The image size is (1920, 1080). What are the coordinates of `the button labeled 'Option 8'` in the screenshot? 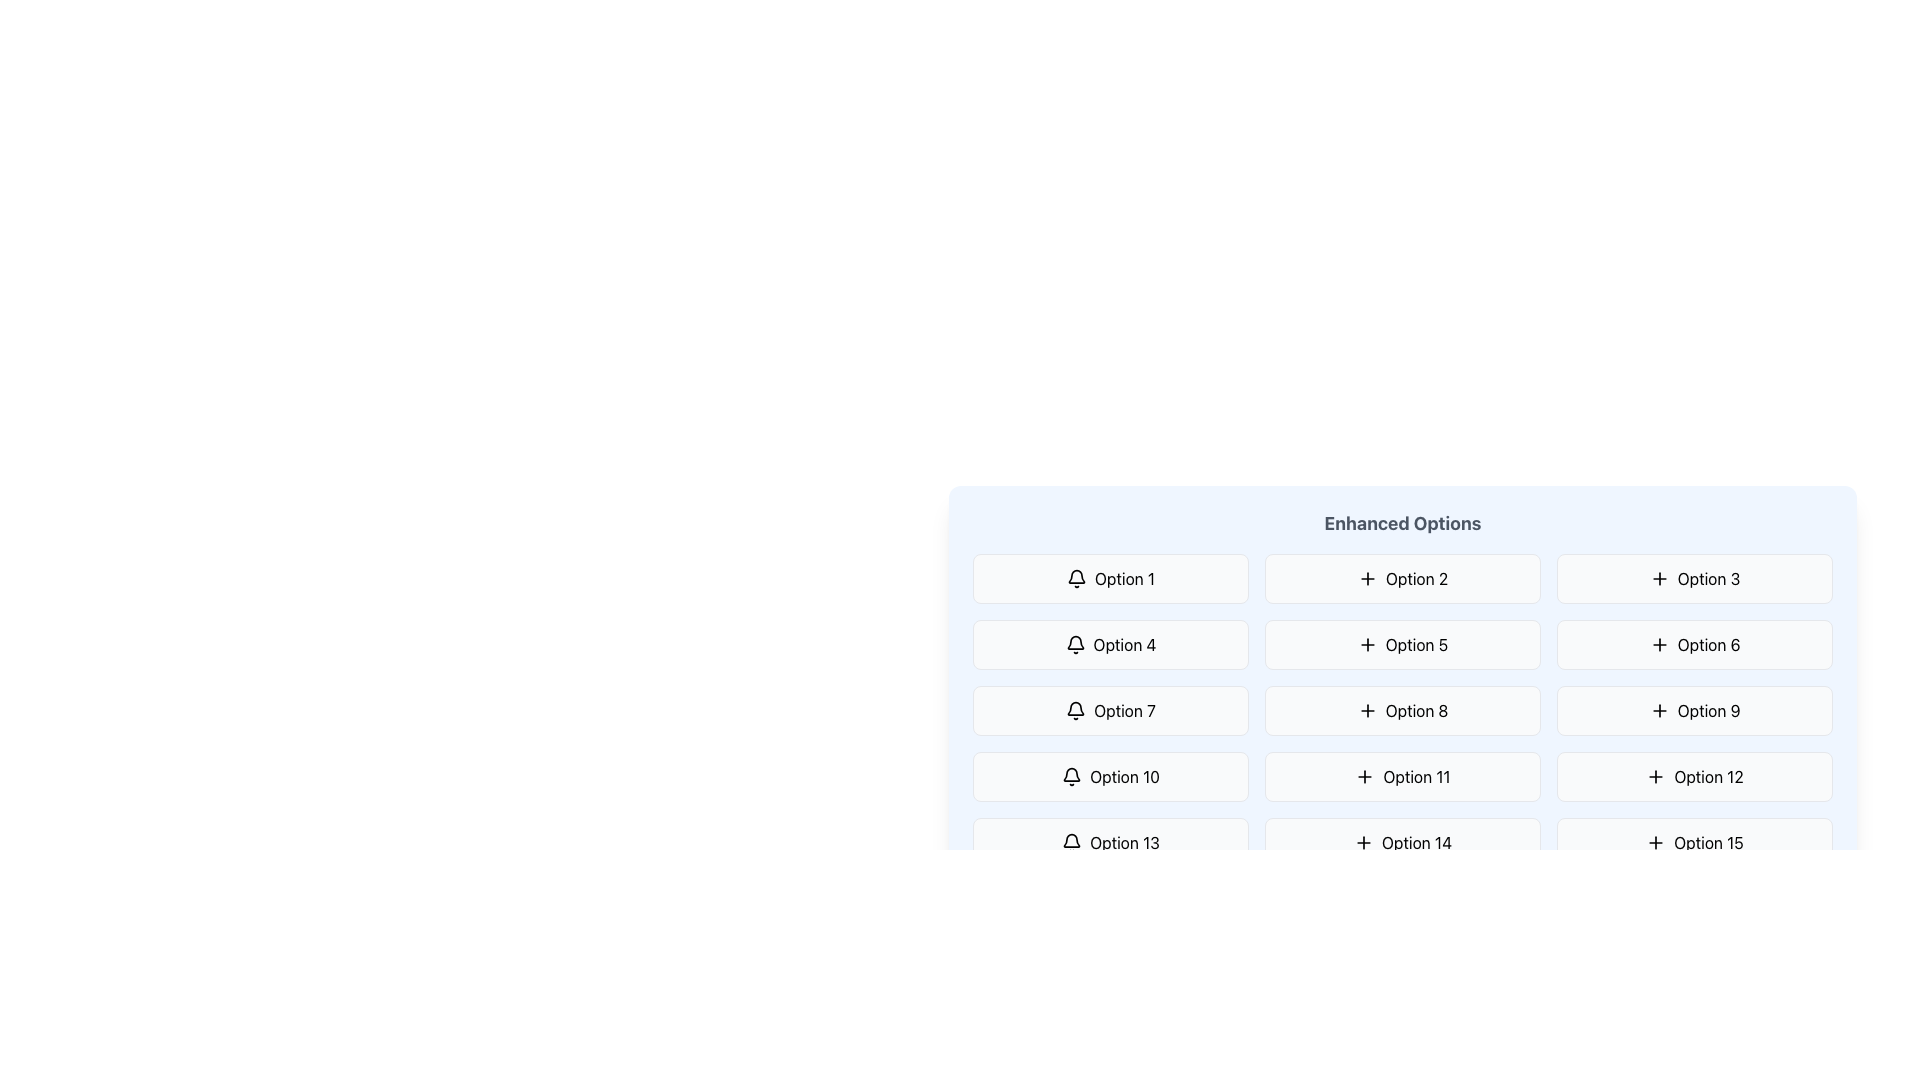 It's located at (1401, 709).